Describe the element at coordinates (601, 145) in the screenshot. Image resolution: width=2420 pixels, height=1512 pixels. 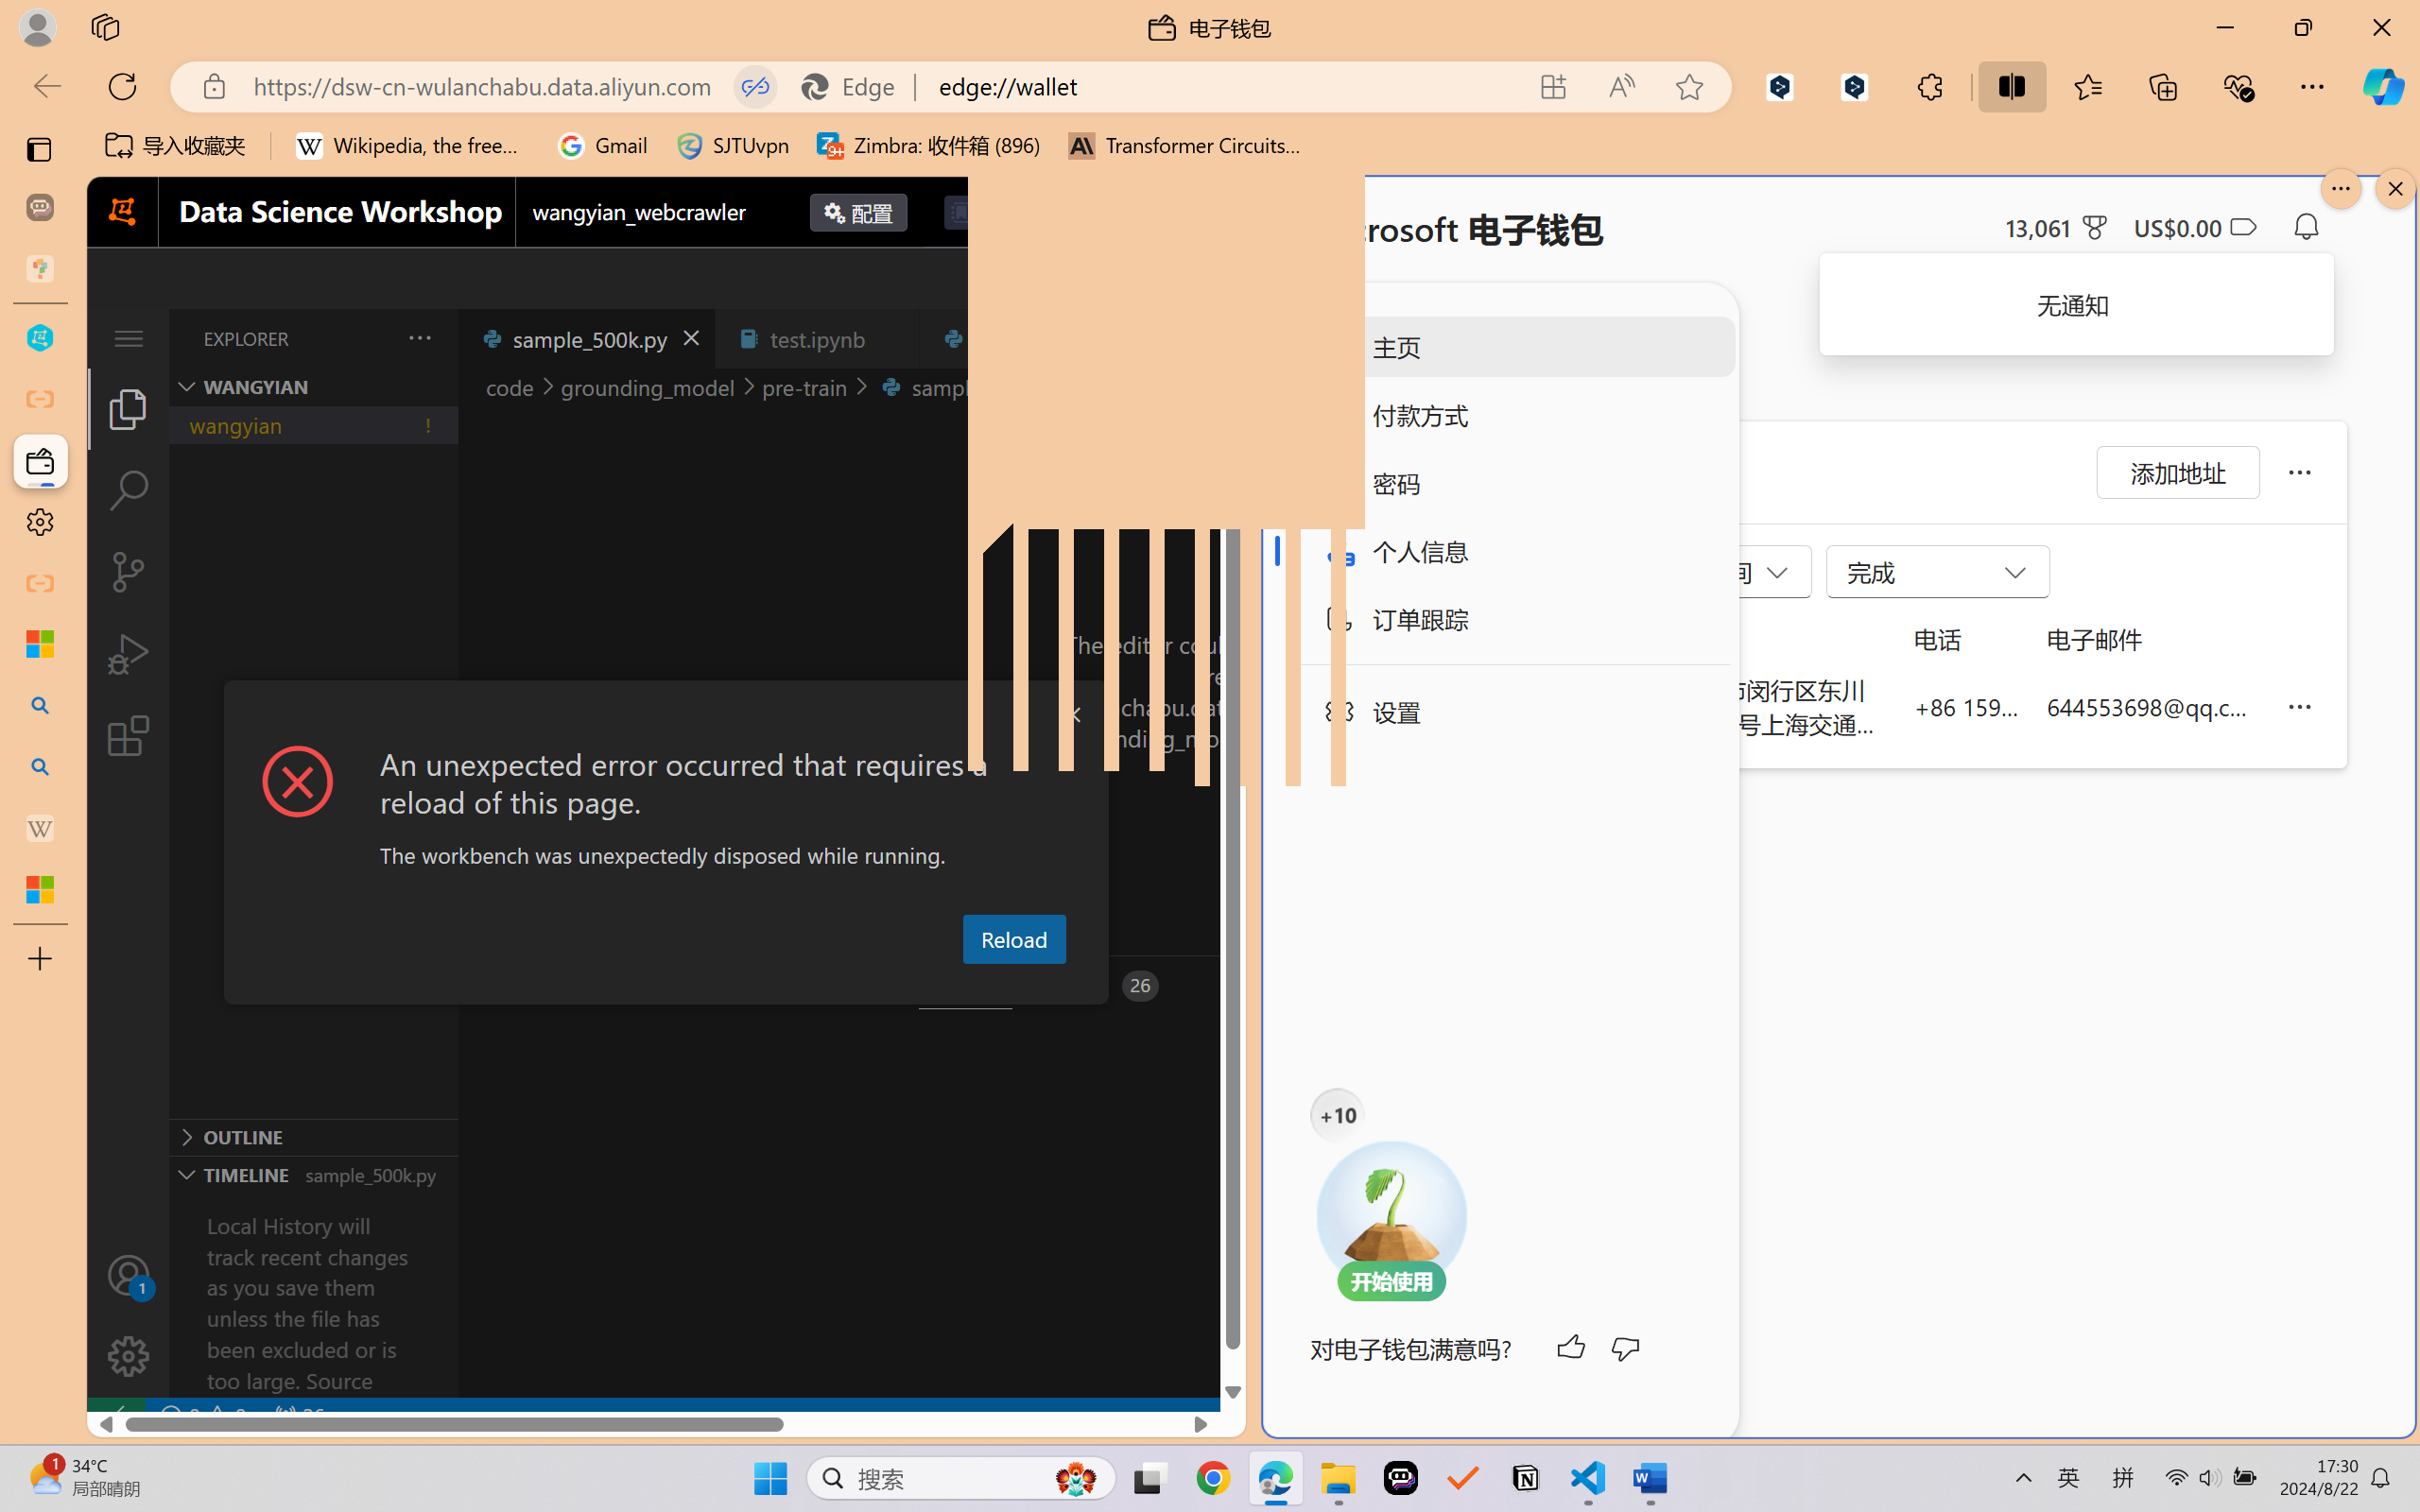
I see `'Gmail'` at that location.